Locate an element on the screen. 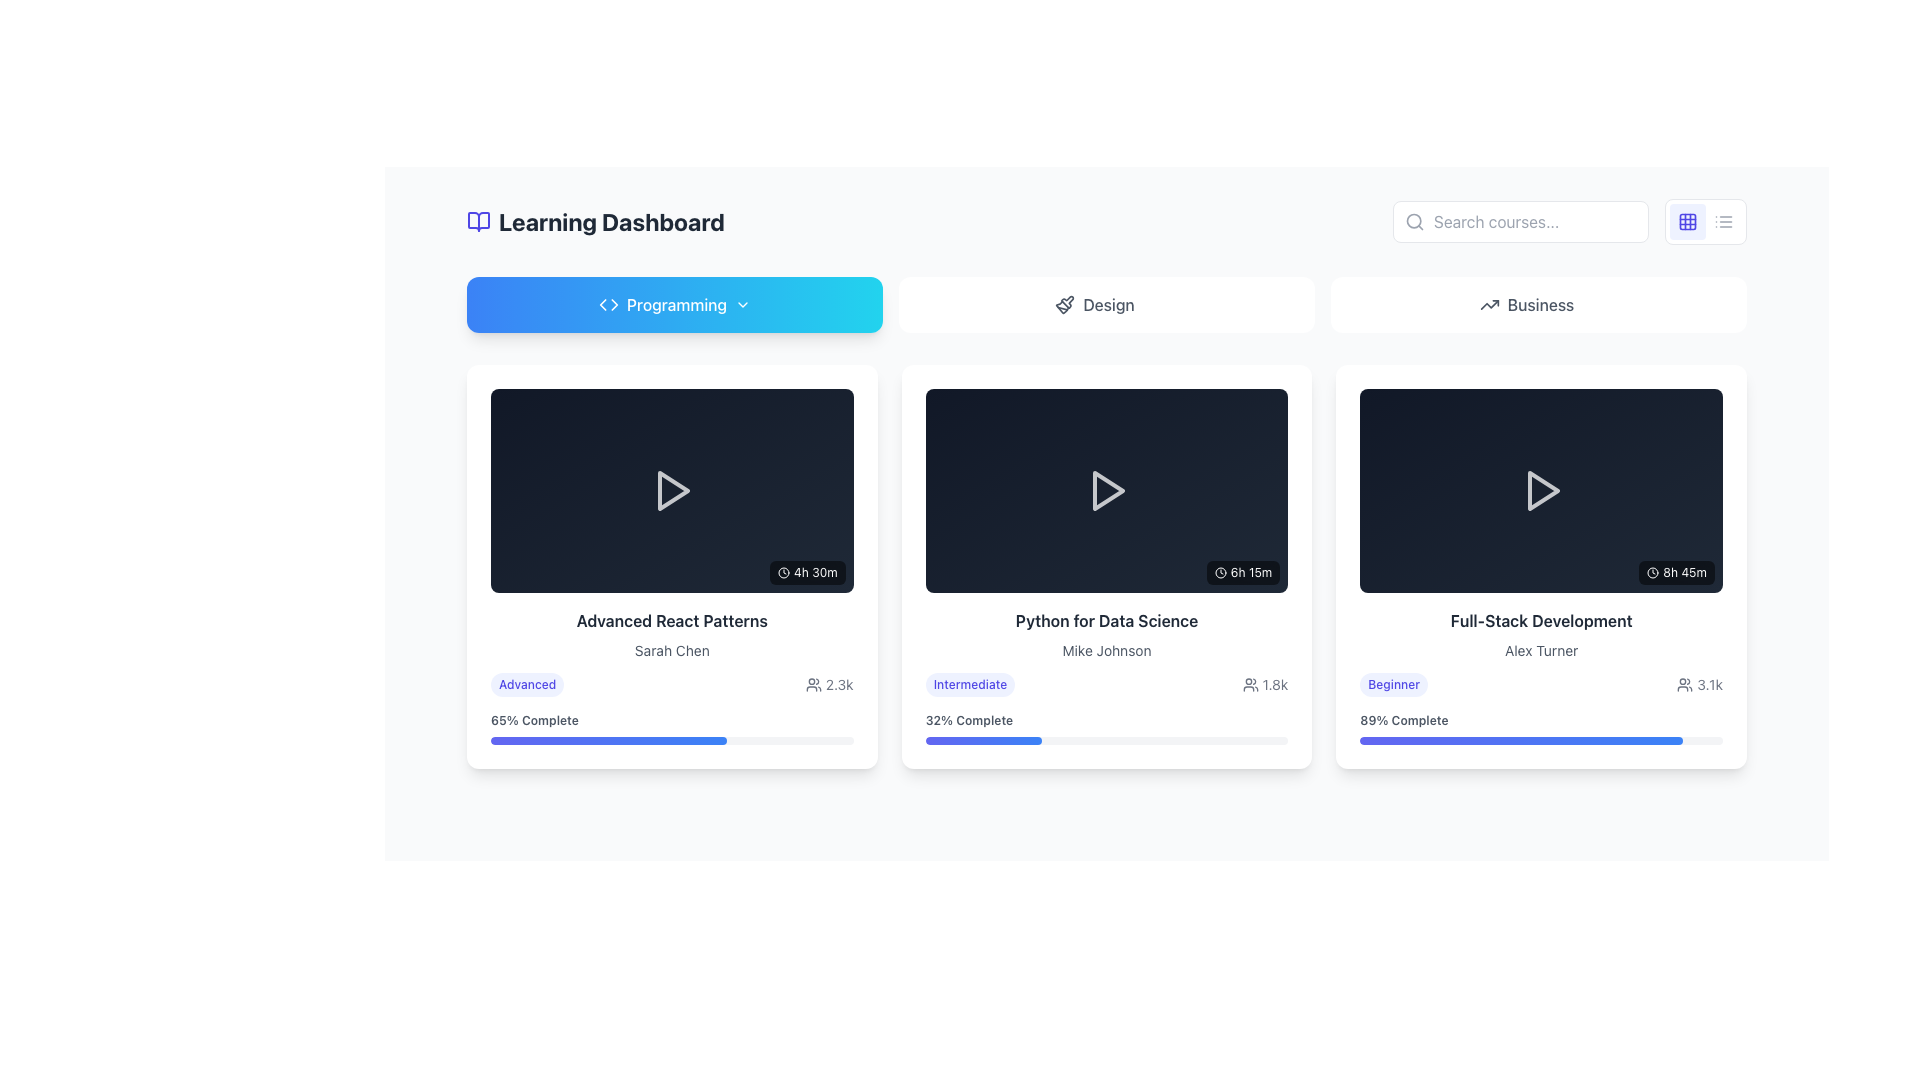 The height and width of the screenshot is (1080, 1920). the second button in the navigation row, which directs to the design section, to change its appearance is located at coordinates (1106, 304).